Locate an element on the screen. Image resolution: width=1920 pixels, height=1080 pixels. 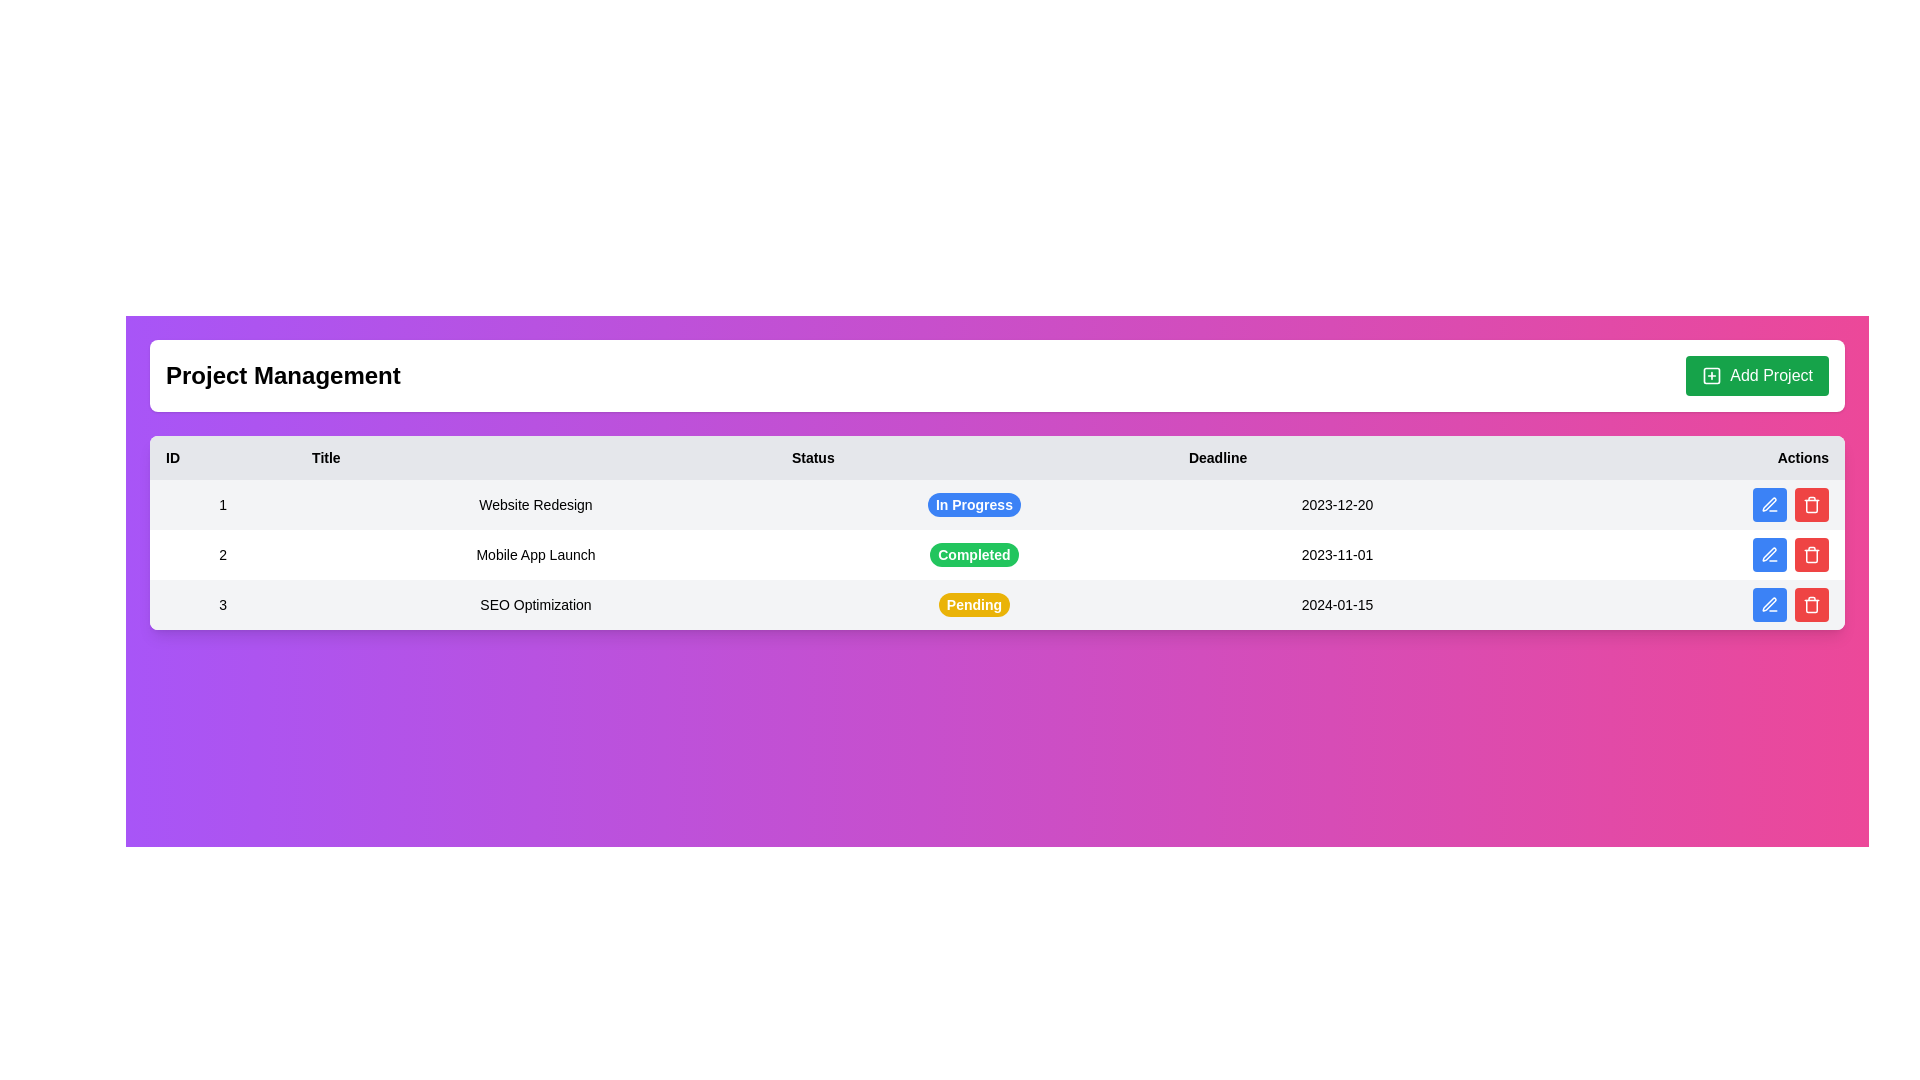
the pen icon located inside the blue circular button in the last row of the table under the 'Actions' column is located at coordinates (1770, 604).